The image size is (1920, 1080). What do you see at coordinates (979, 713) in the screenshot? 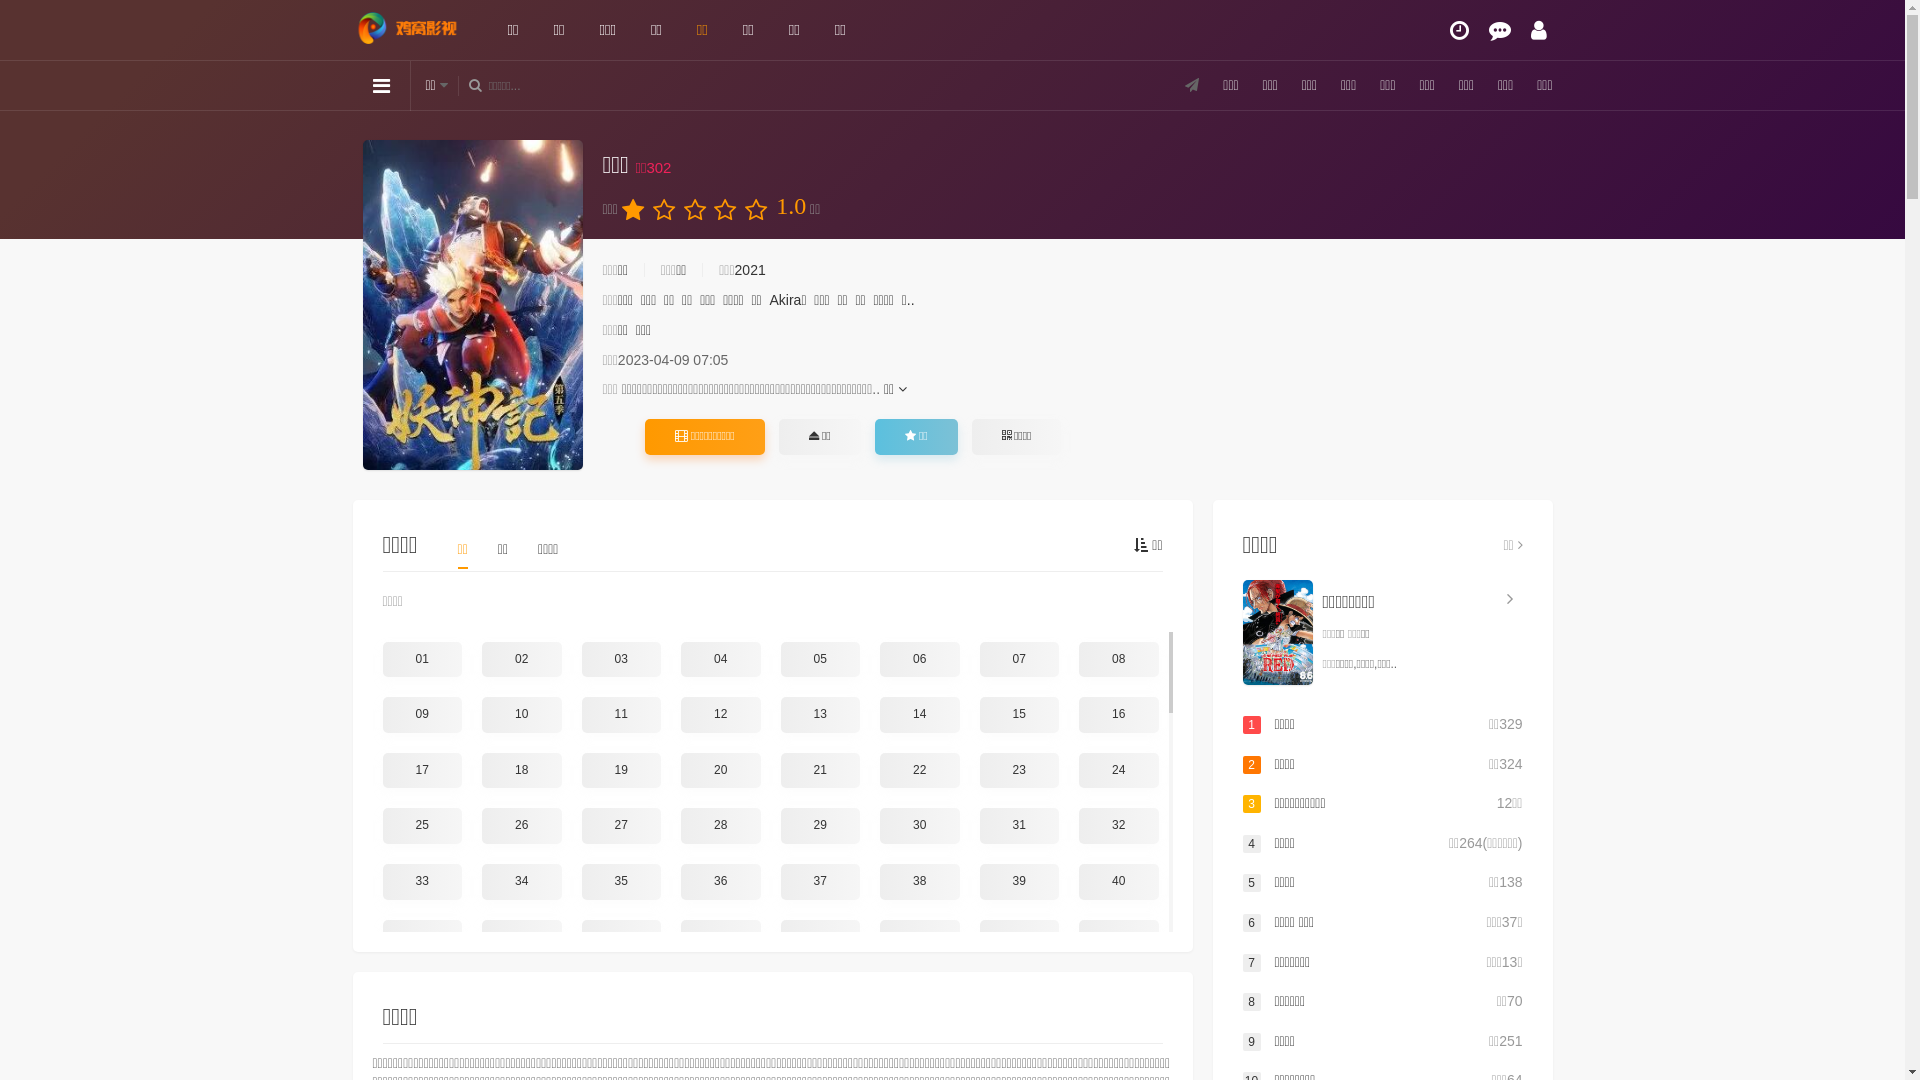
I see `'15'` at bounding box center [979, 713].